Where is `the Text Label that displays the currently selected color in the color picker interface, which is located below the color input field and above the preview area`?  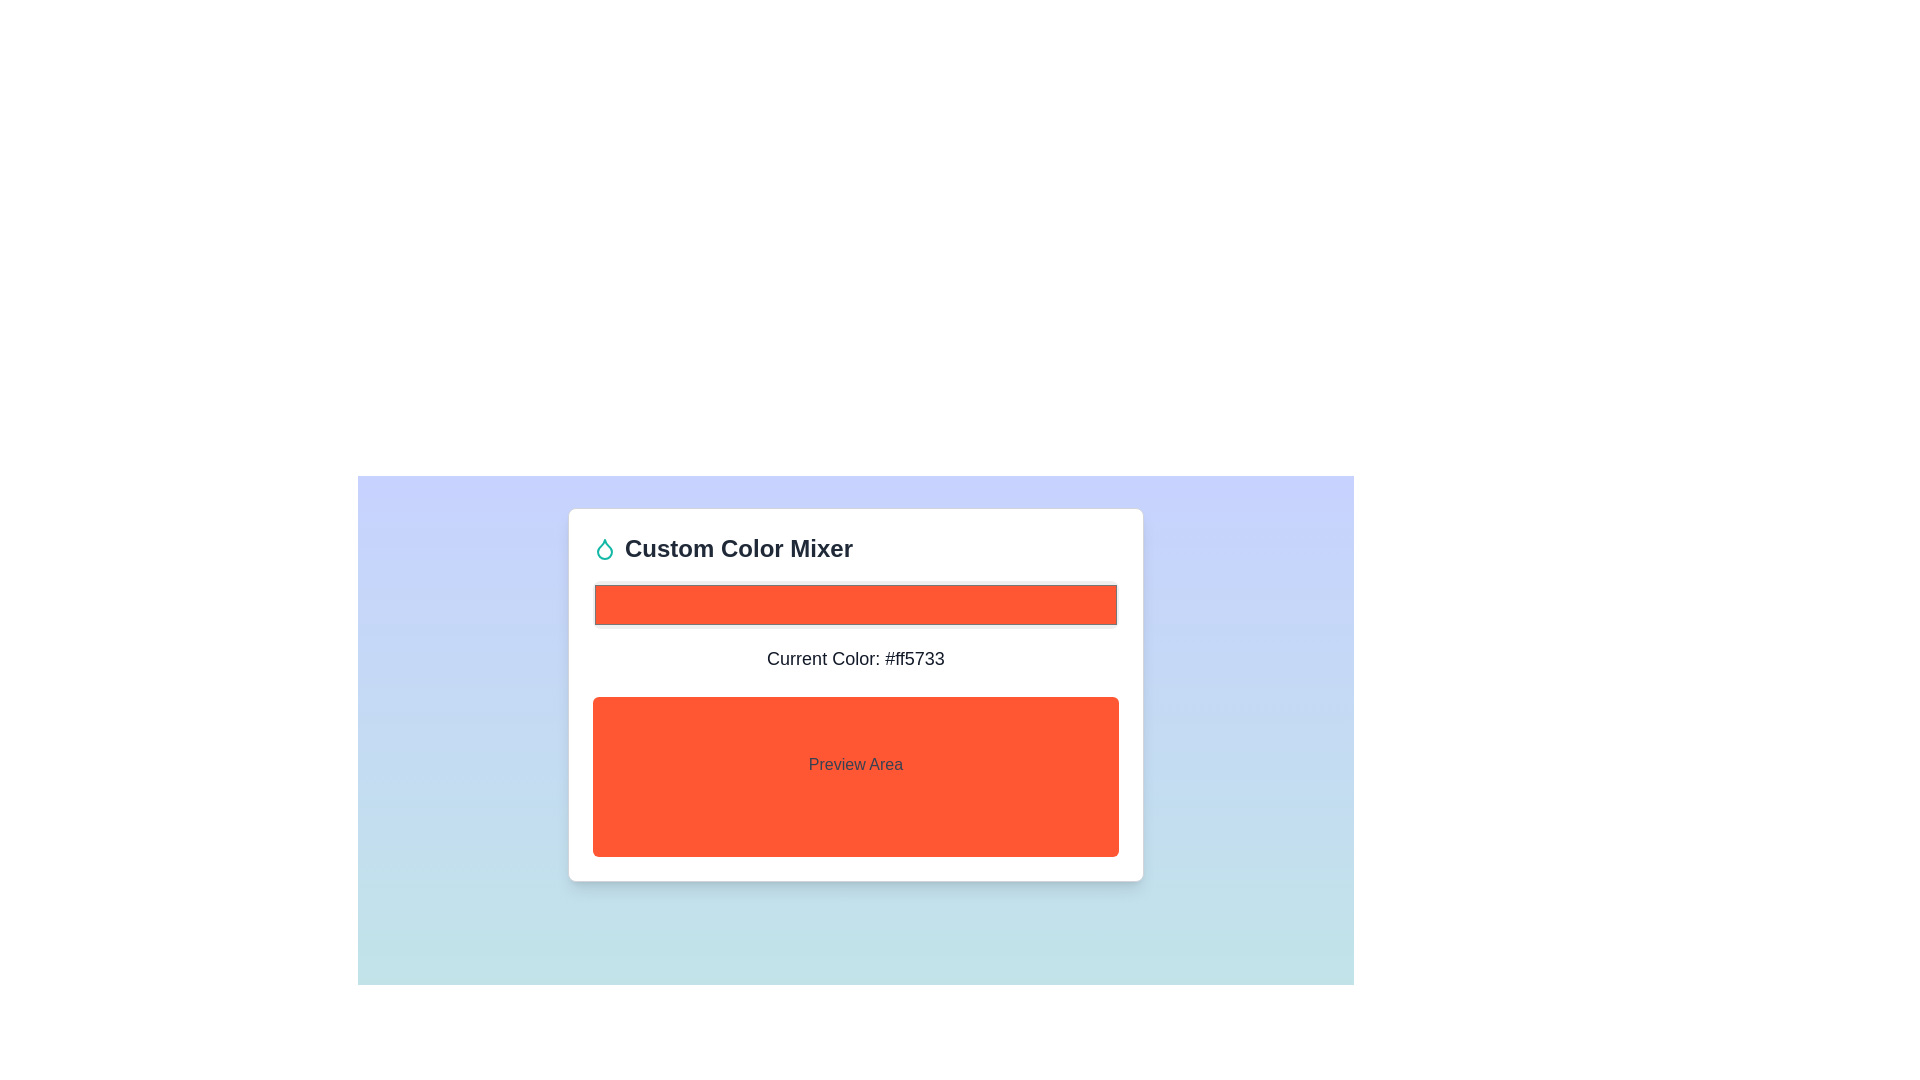
the Text Label that displays the currently selected color in the color picker interface, which is located below the color input field and above the preview area is located at coordinates (855, 659).